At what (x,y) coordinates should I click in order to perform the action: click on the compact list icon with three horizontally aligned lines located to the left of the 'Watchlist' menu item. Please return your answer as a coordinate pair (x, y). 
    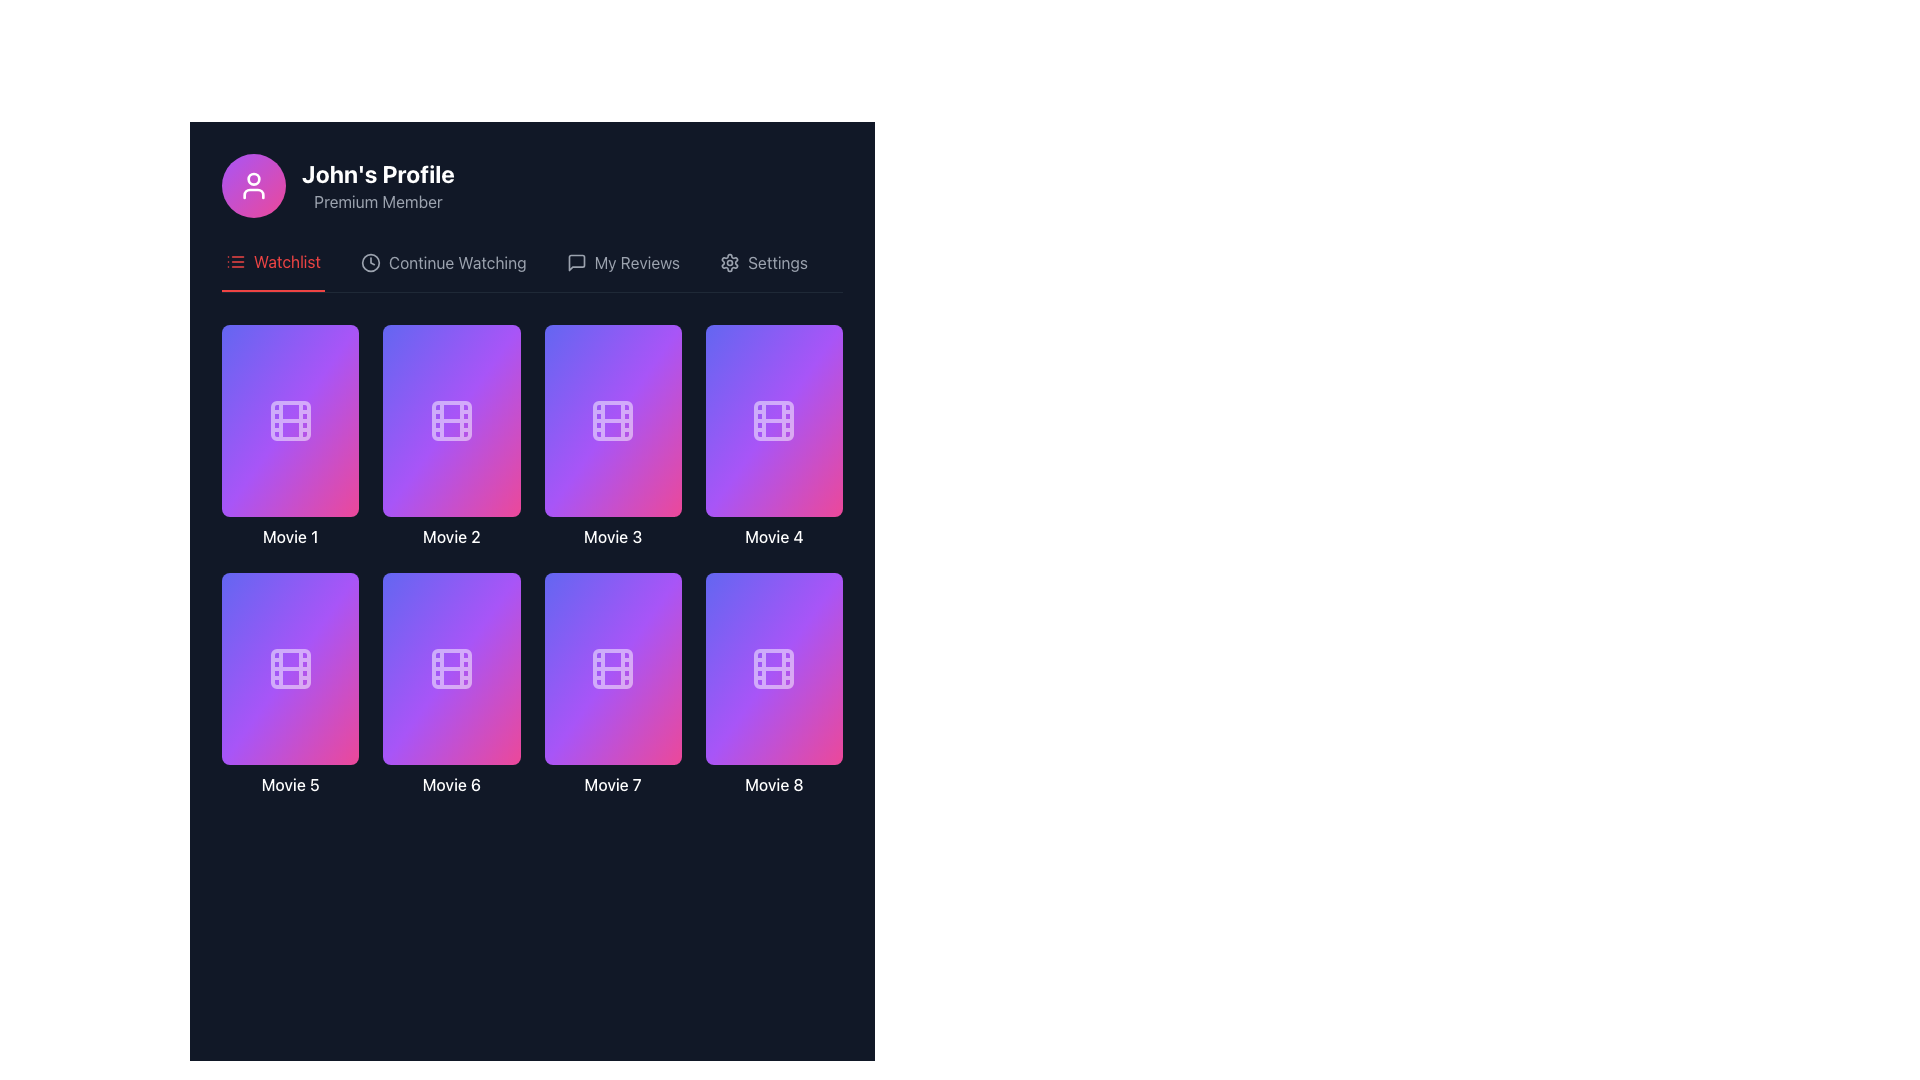
    Looking at the image, I should click on (235, 261).